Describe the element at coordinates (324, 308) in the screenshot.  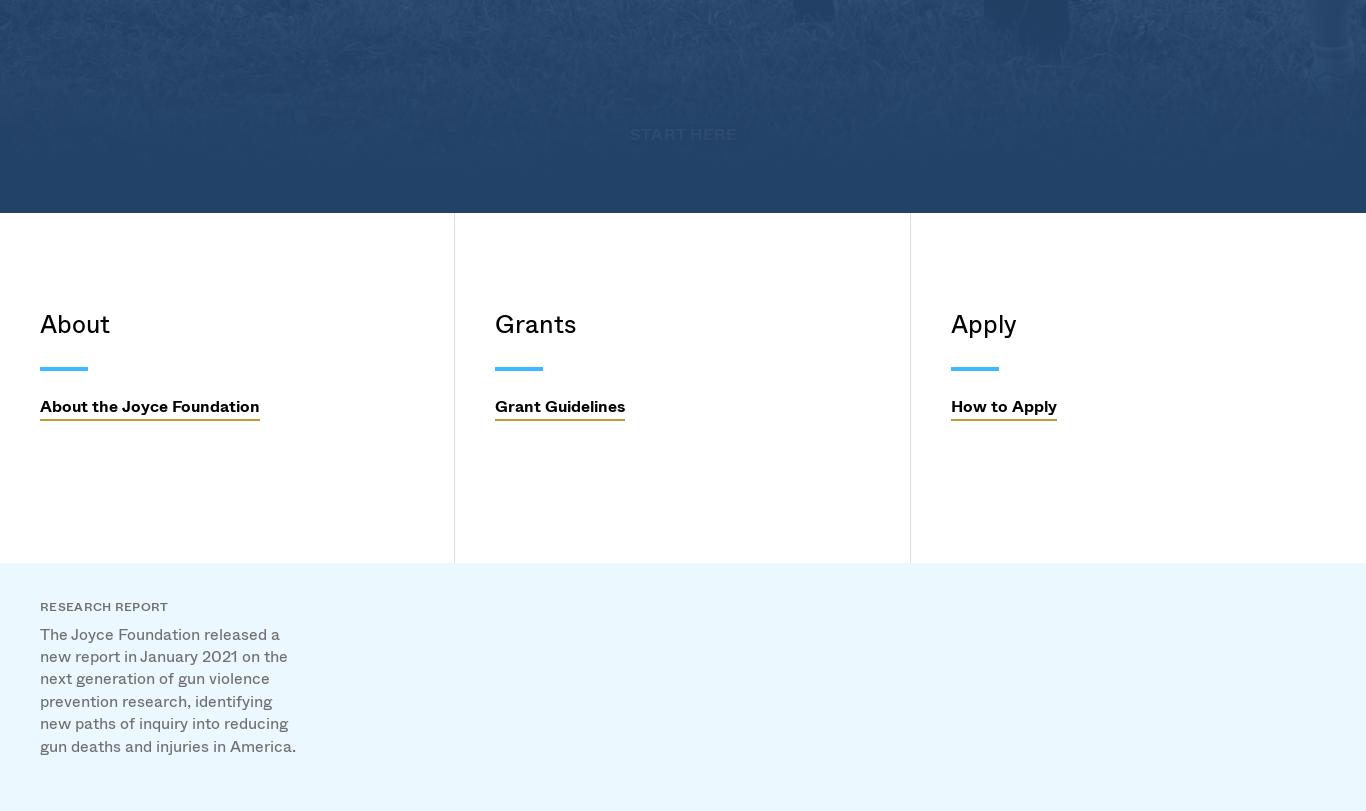
I see `'About'` at that location.